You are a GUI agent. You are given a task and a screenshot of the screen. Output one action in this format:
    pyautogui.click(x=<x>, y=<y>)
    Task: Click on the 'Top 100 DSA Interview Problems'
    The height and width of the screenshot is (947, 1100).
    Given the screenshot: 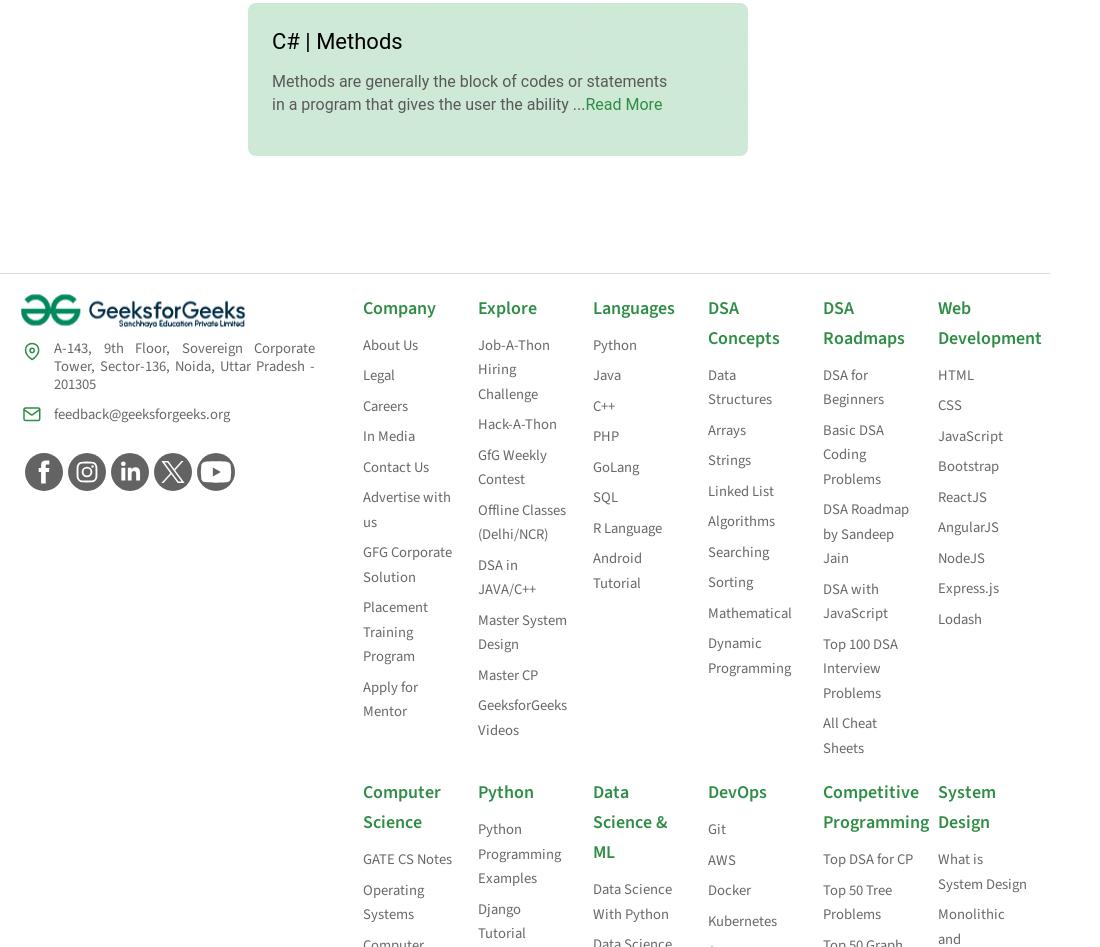 What is the action you would take?
    pyautogui.click(x=859, y=667)
    